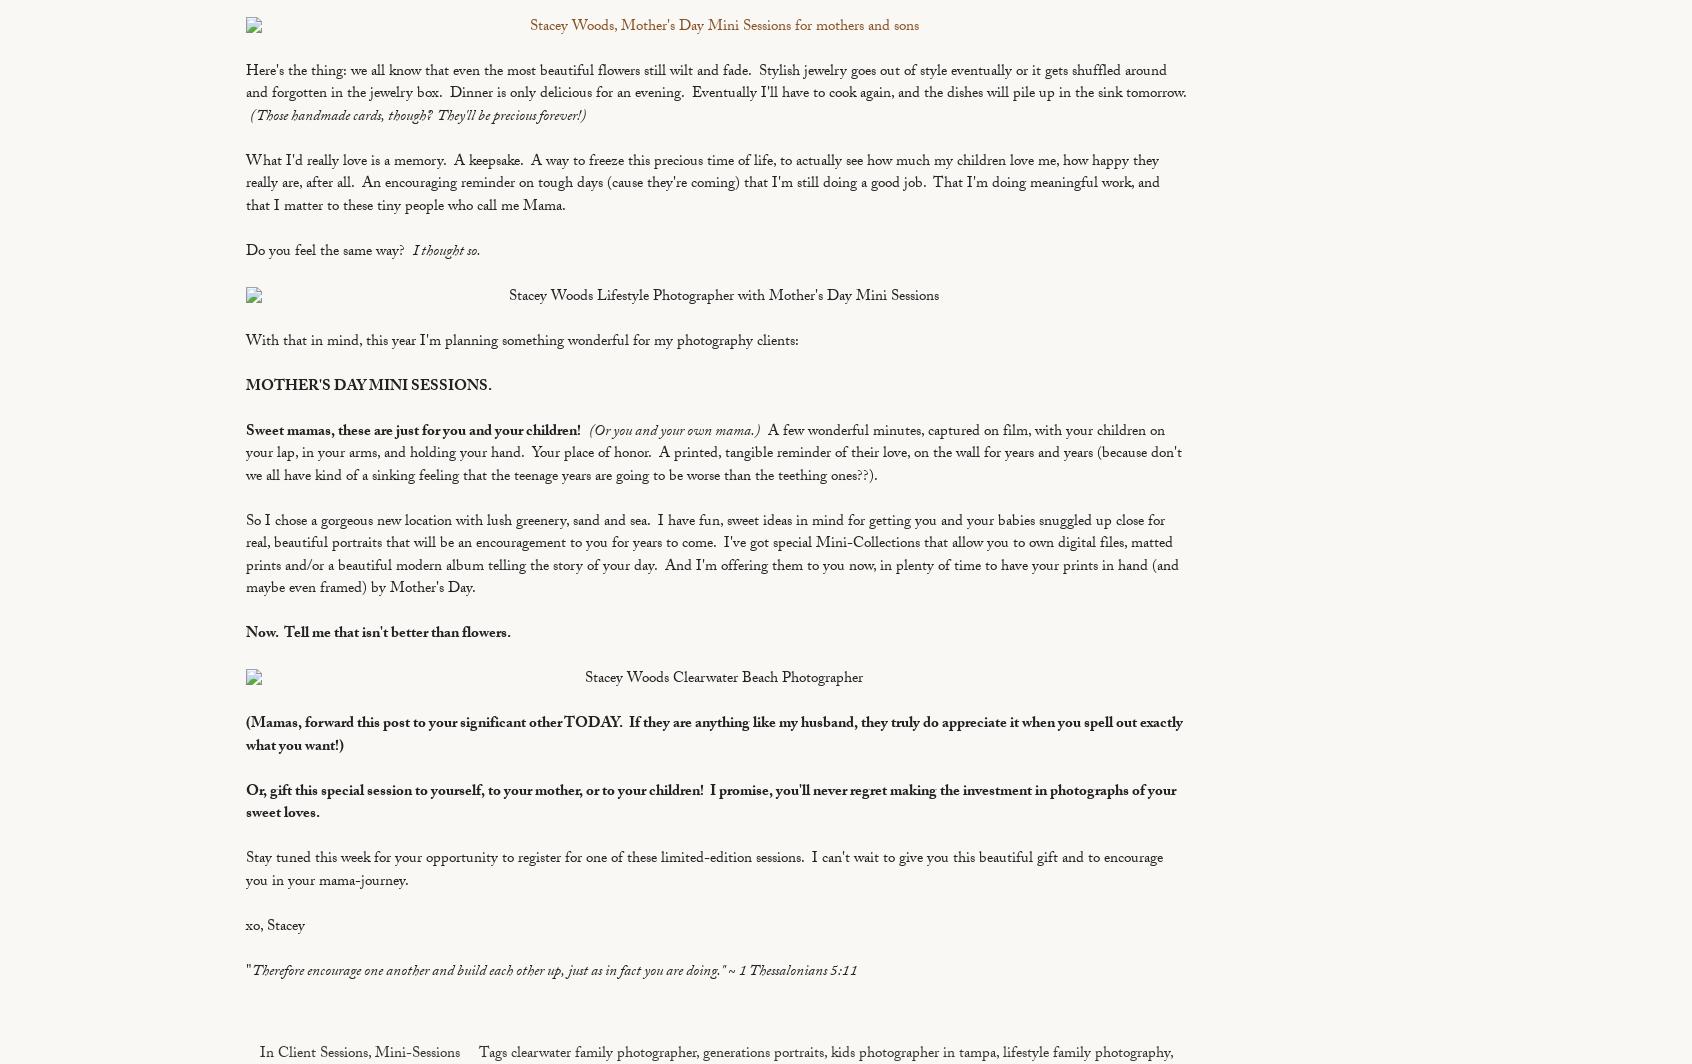  Describe the element at coordinates (703, 184) in the screenshot. I see `'What I'd really love is a memory.  A keepsake.  A way to freeze this precious time of life, to actually see how much my children love me, how happy they really are, after all.  An encouraging reminder on tough days (cause they're coming) that I'm still doing a good job.  That I'm doing meaningful work, and that I matter to these tiny people who call me Mama.'` at that location.